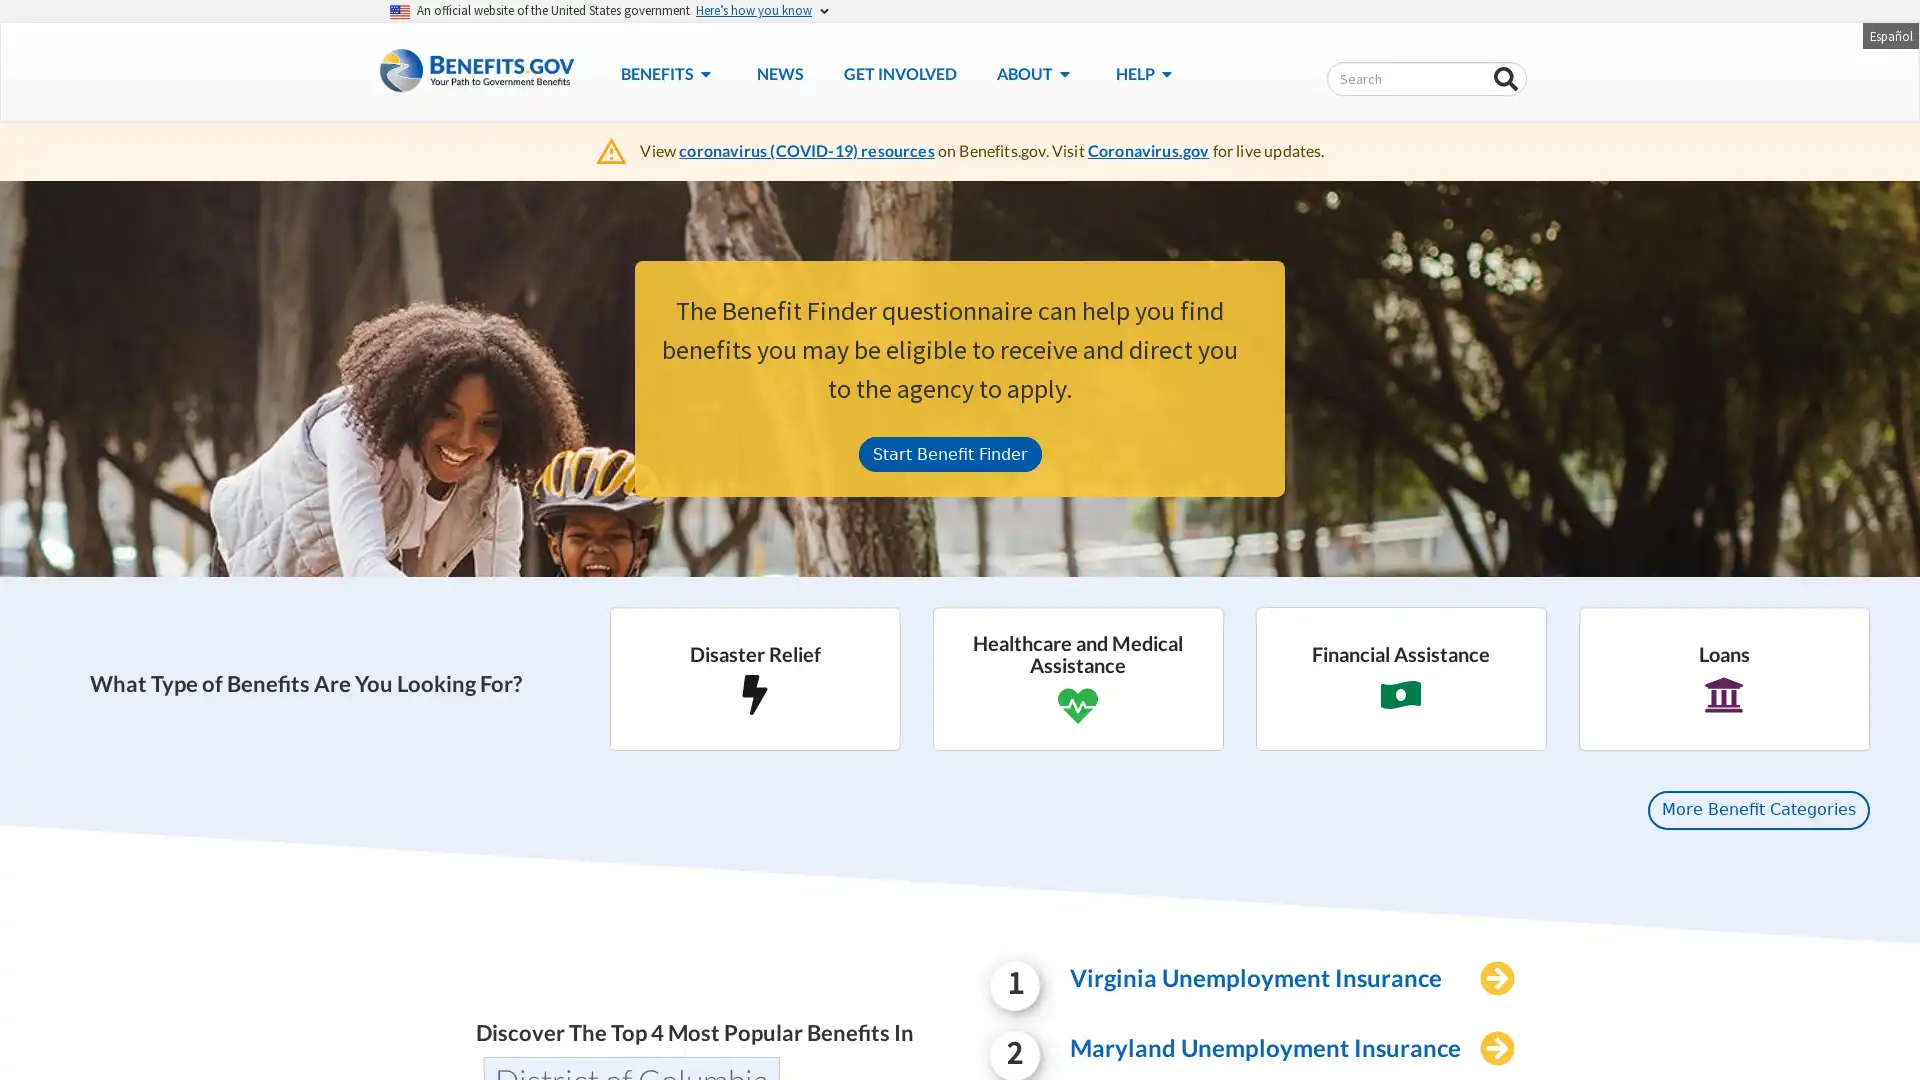 The height and width of the screenshot is (1080, 1920). What do you see at coordinates (778, 72) in the screenshot?
I see `NEWS` at bounding box center [778, 72].